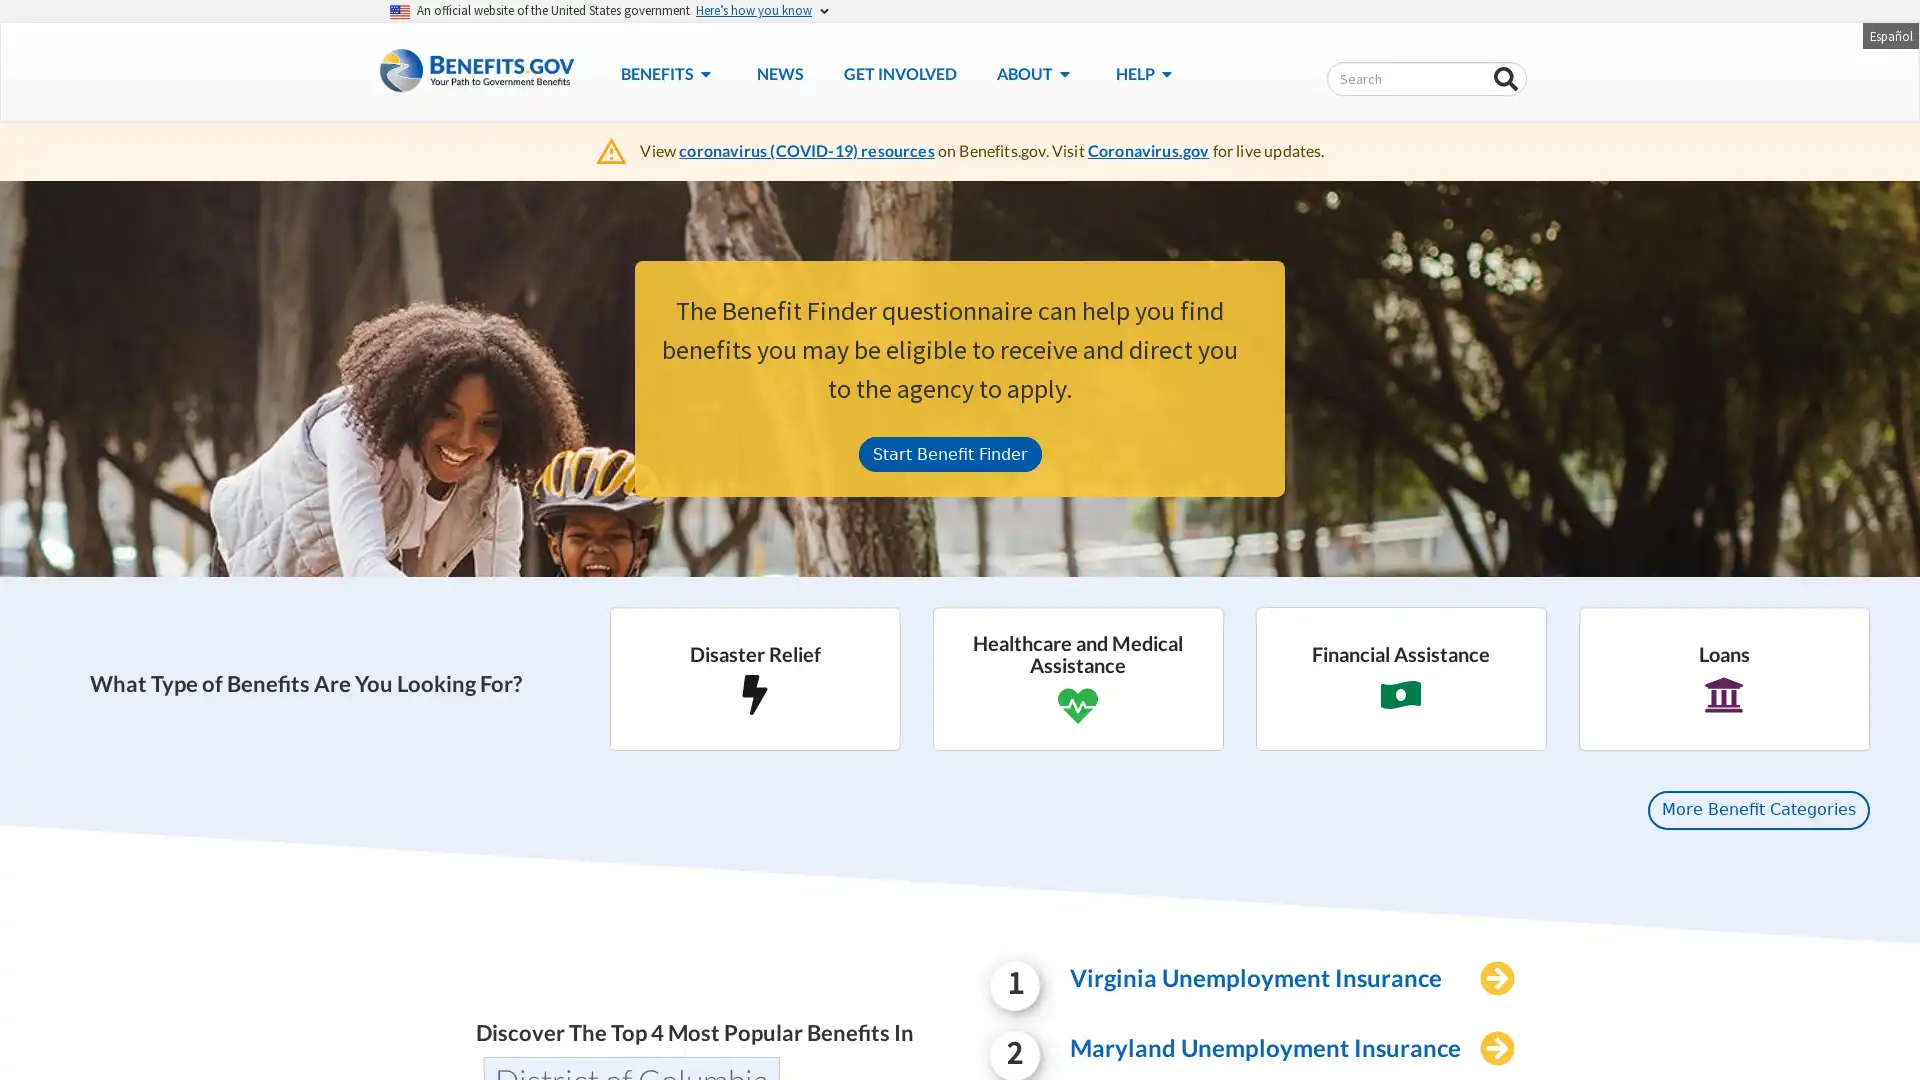 The height and width of the screenshot is (1080, 1920). What do you see at coordinates (778, 72) in the screenshot?
I see `NEWS` at bounding box center [778, 72].